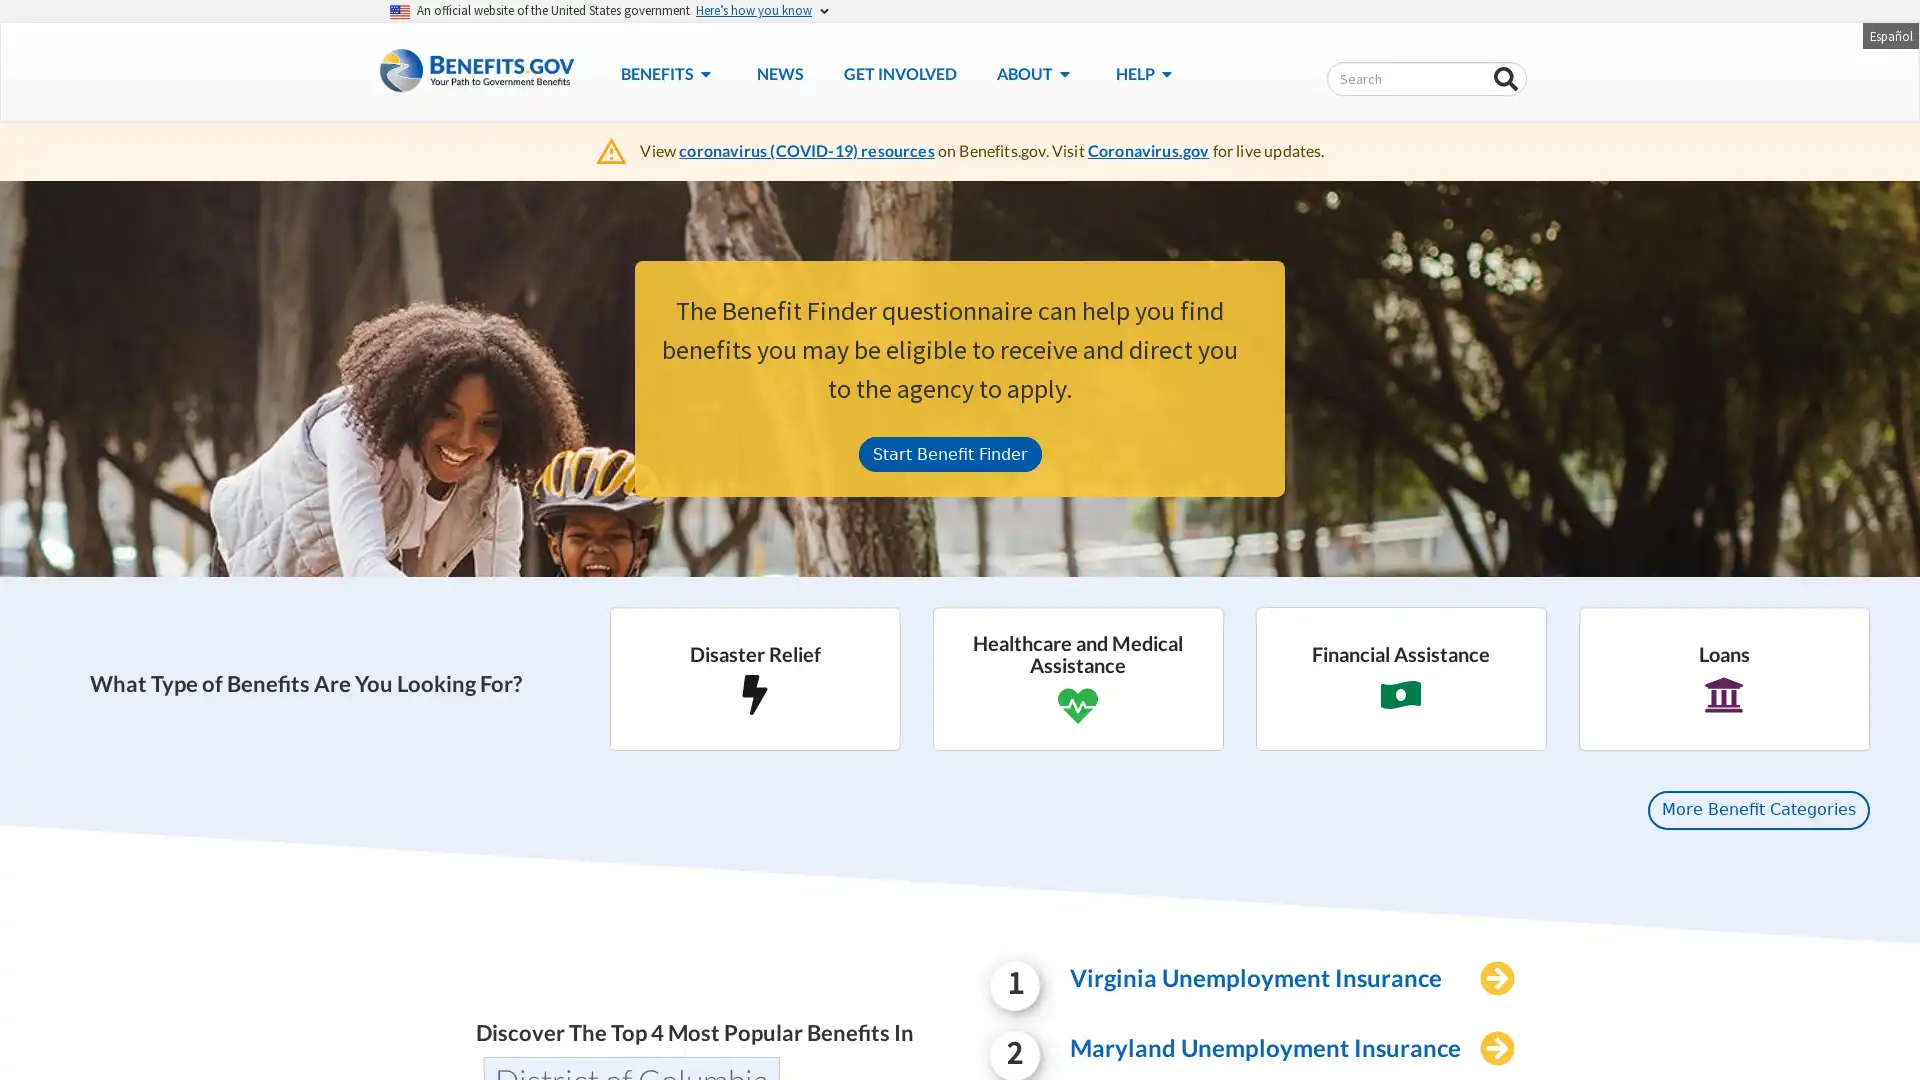 The height and width of the screenshot is (1080, 1920). What do you see at coordinates (778, 72) in the screenshot?
I see `NEWS` at bounding box center [778, 72].